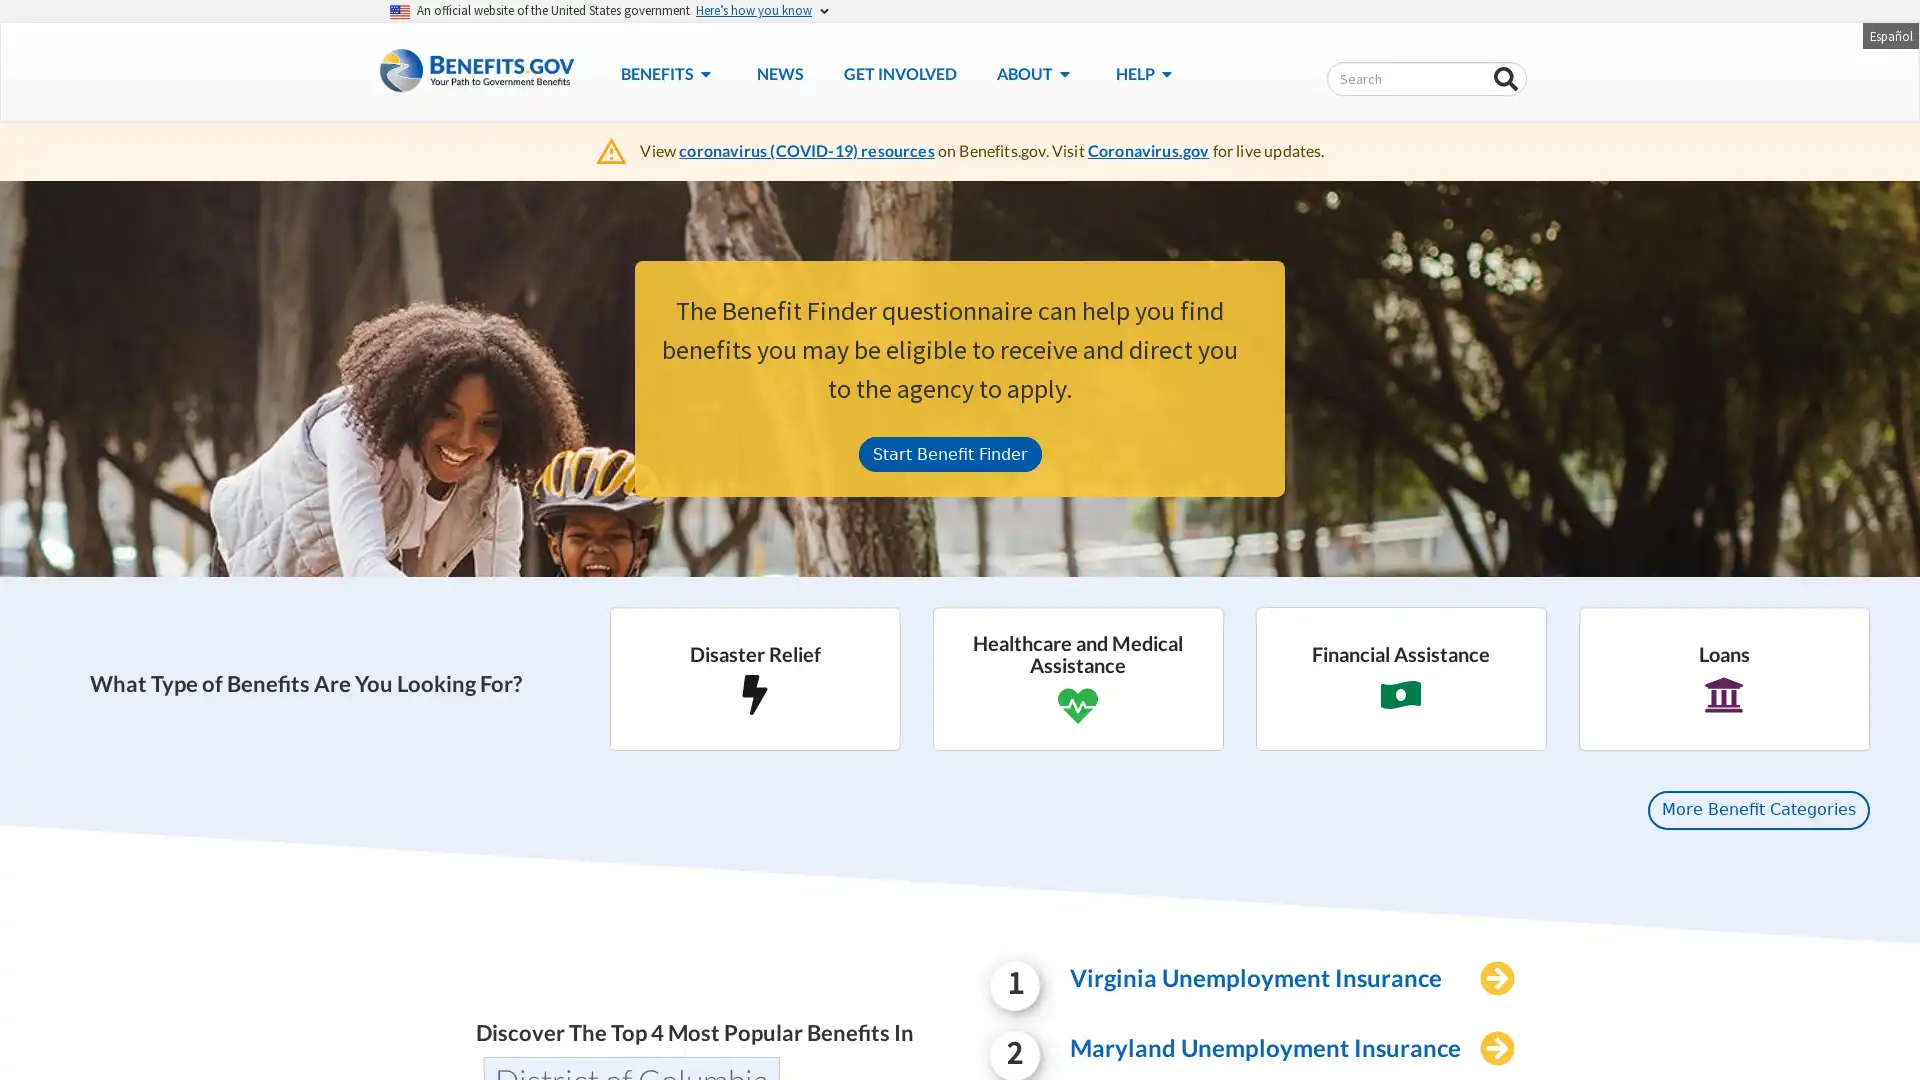 The height and width of the screenshot is (1080, 1920). What do you see at coordinates (778, 72) in the screenshot?
I see `NEWS` at bounding box center [778, 72].